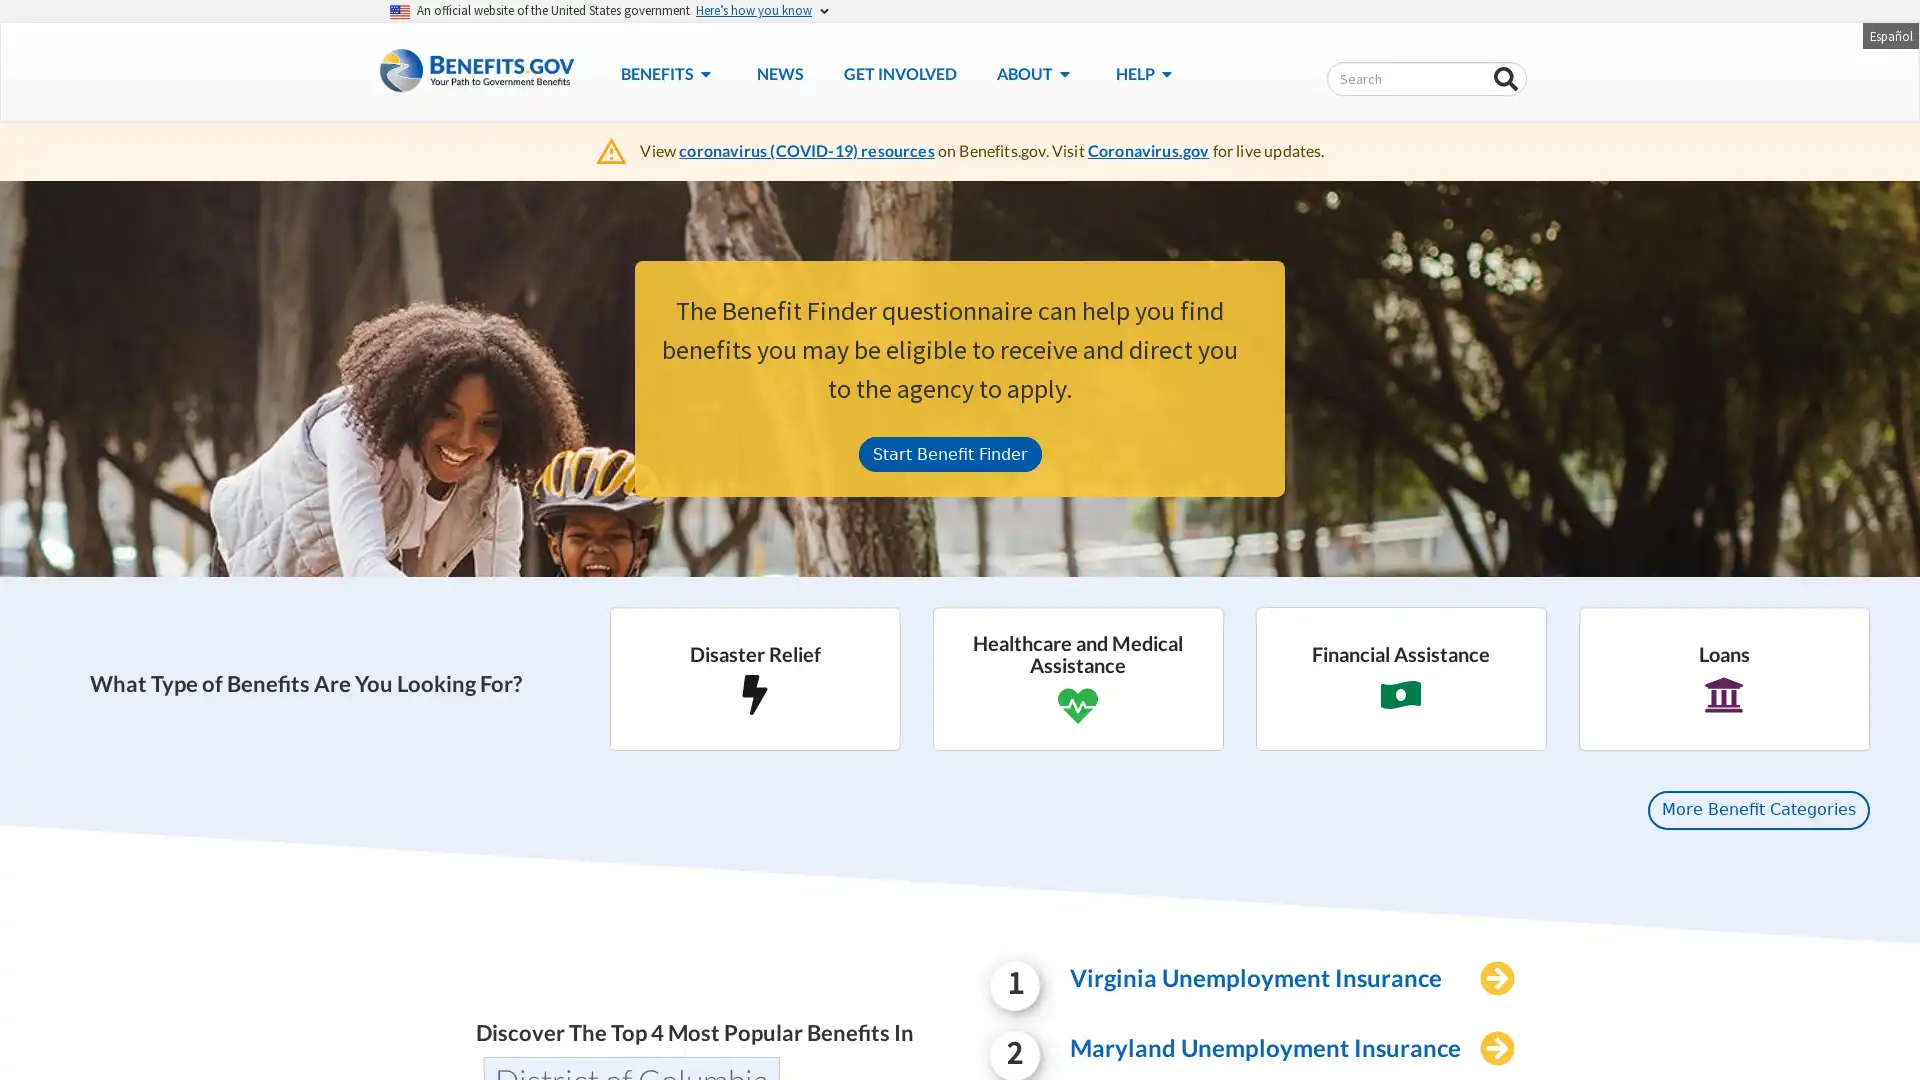 The height and width of the screenshot is (1080, 1920). What do you see at coordinates (778, 72) in the screenshot?
I see `NEWS` at bounding box center [778, 72].